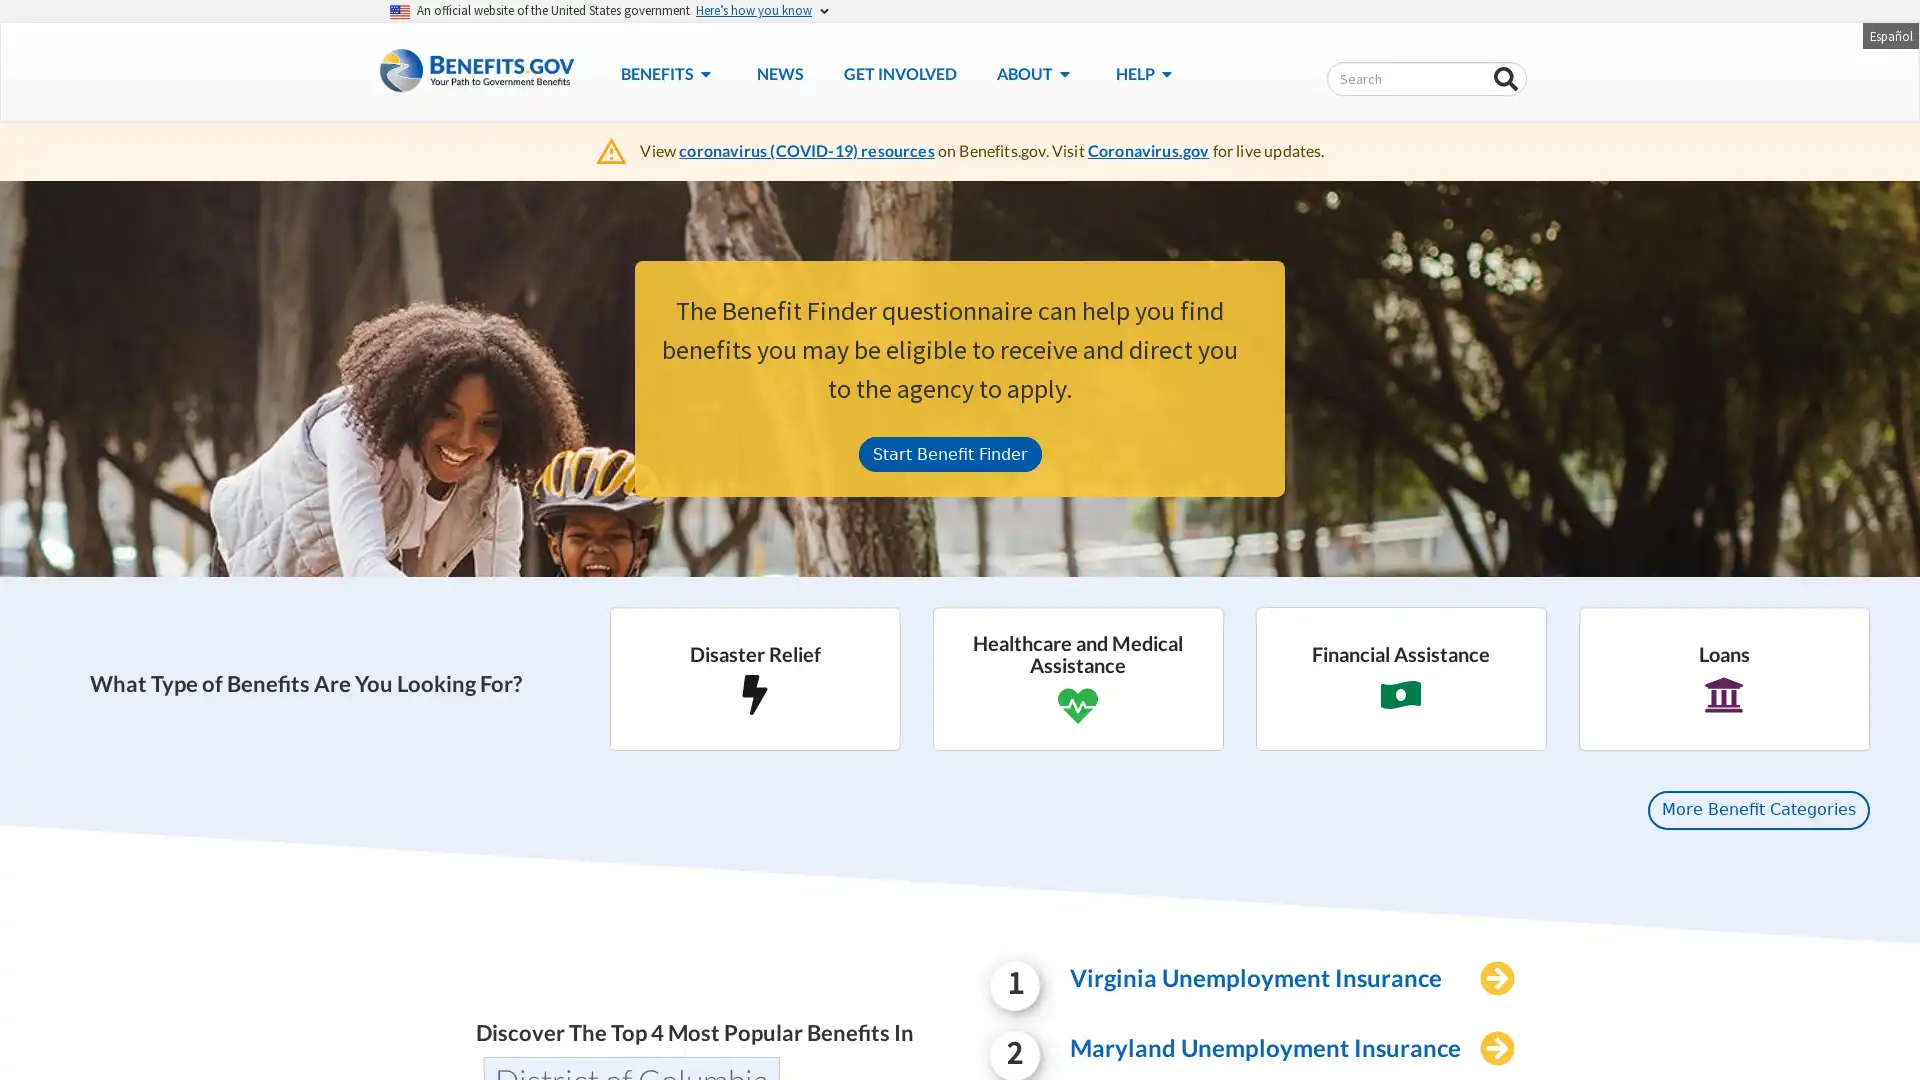 The height and width of the screenshot is (1080, 1920). What do you see at coordinates (778, 72) in the screenshot?
I see `NEWS` at bounding box center [778, 72].